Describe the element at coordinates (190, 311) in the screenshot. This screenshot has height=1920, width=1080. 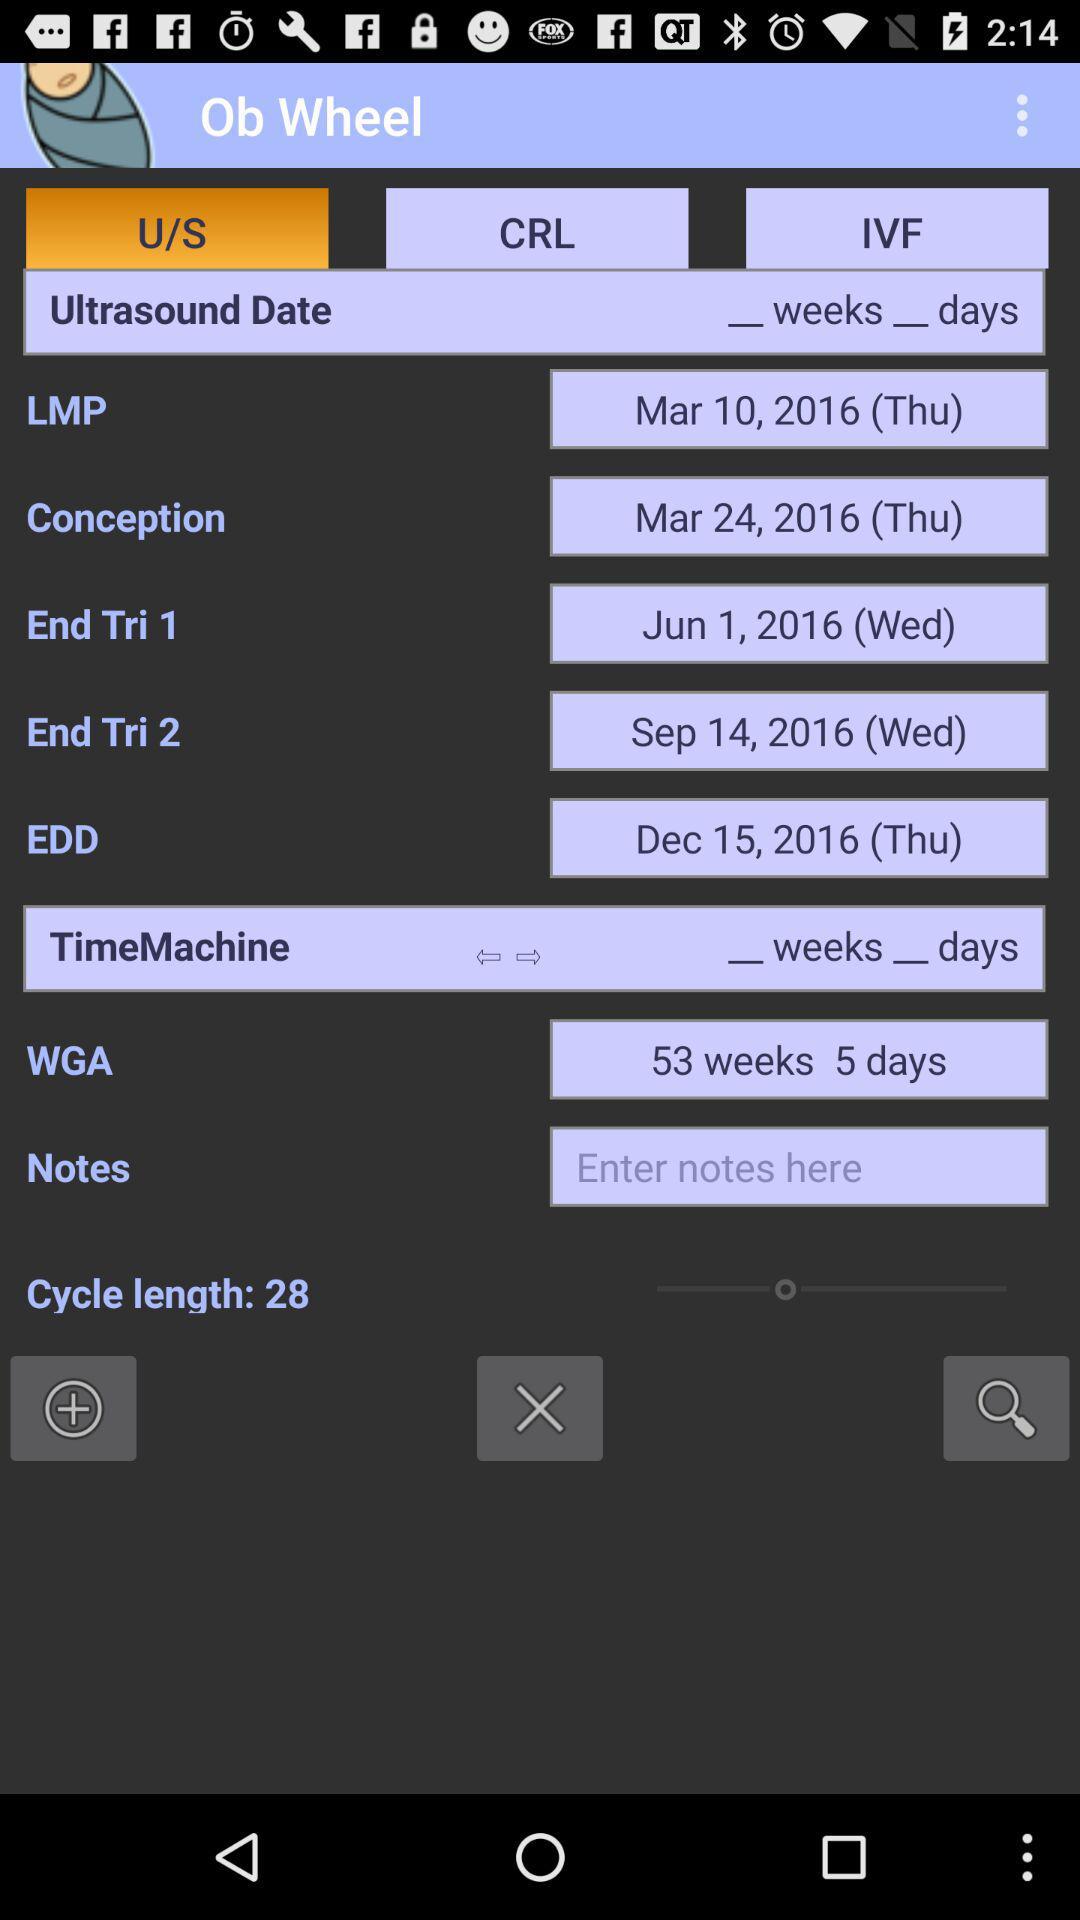
I see `the date bar` at that location.